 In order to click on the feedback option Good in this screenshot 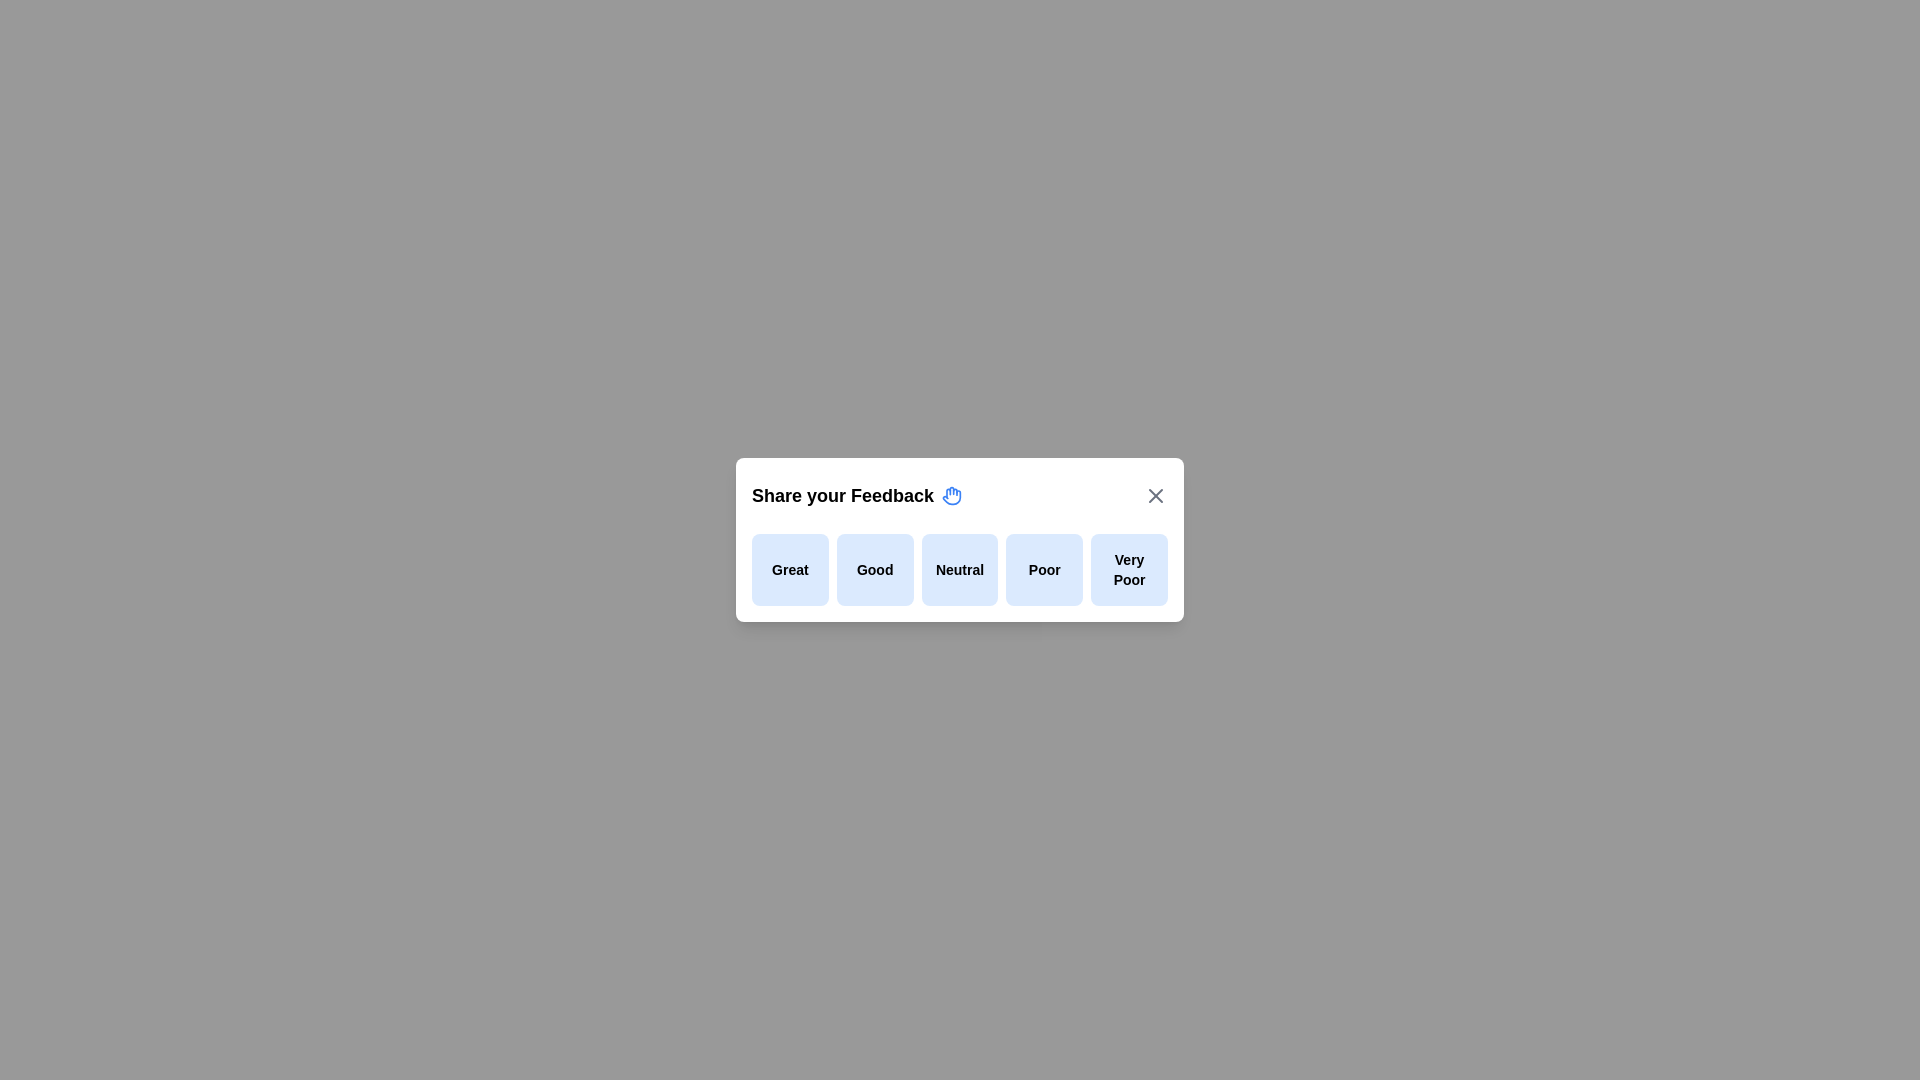, I will do `click(874, 570)`.